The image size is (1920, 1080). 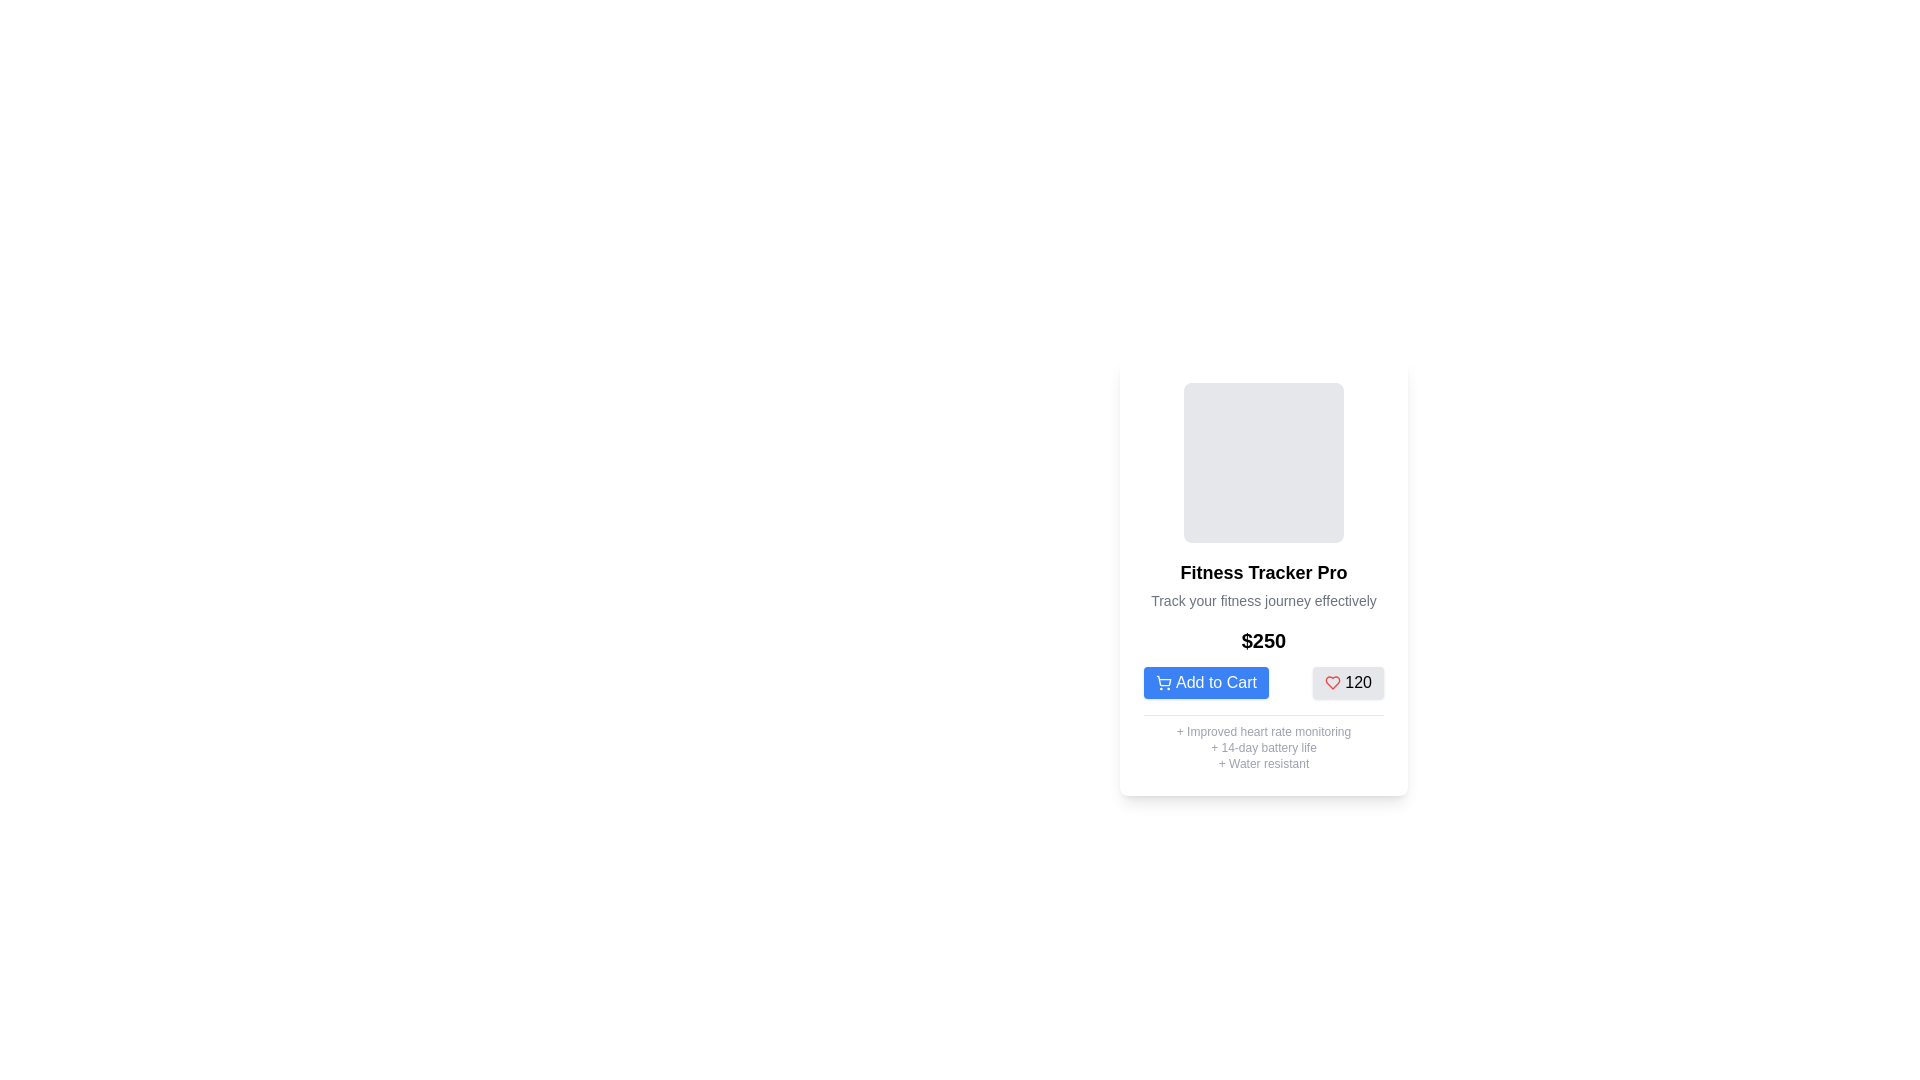 What do you see at coordinates (1164, 680) in the screenshot?
I see `the shopping cart icon, which is part of an SVG graphic located to the left of the 'Add to Cart' button` at bounding box center [1164, 680].